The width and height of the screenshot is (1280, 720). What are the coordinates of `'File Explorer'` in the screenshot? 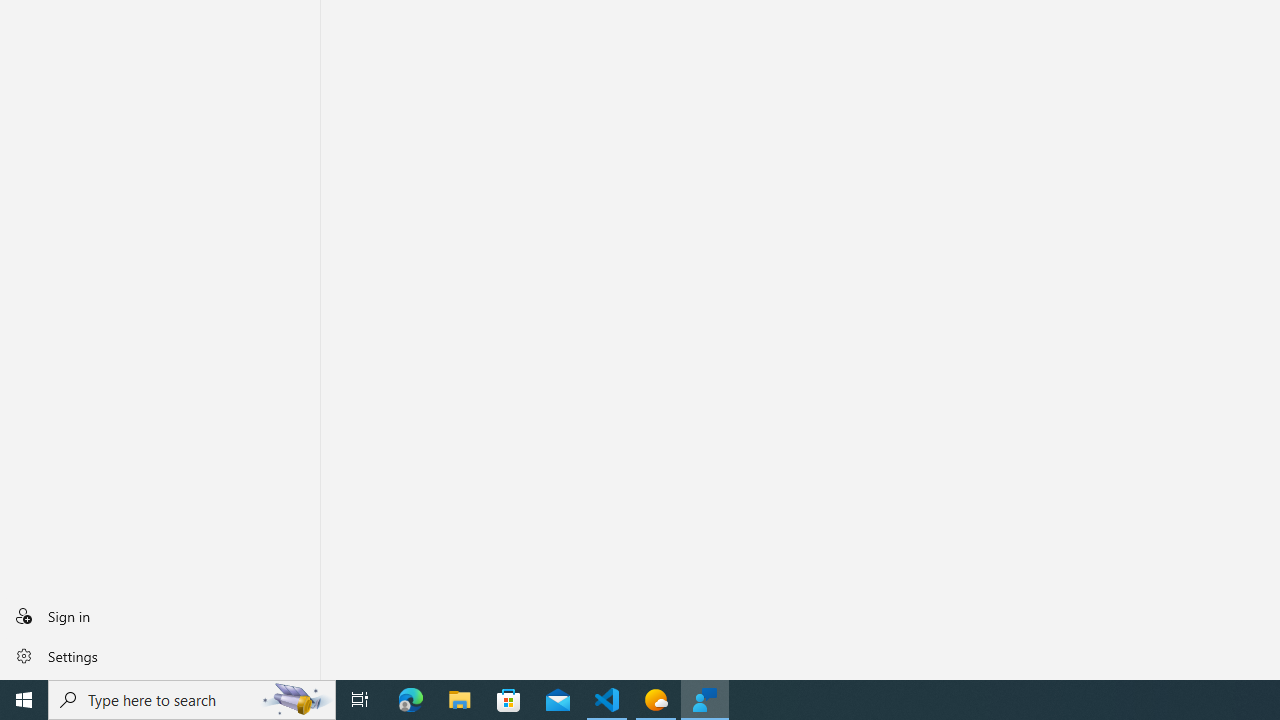 It's located at (459, 698).